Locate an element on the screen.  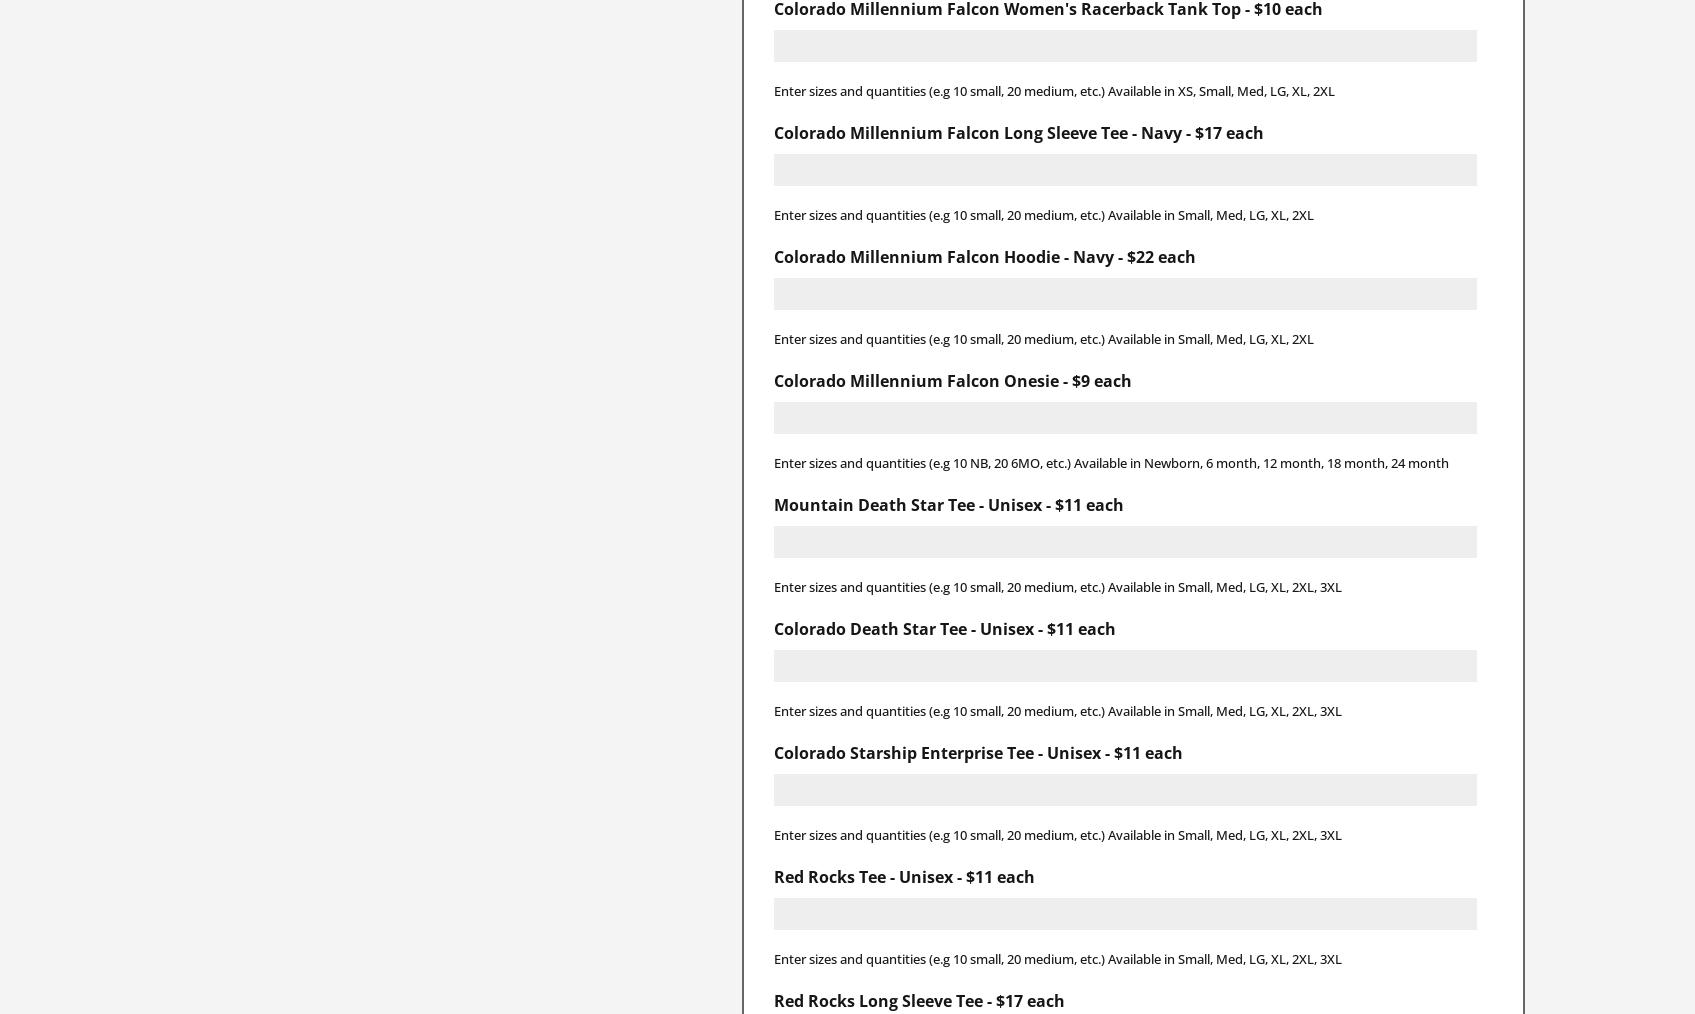
'Enter sizes and quantities (e.g 10 NB, 20 6MO, etc.)
Available in Newborn, 6 month, 12 month, 18 month, 24 month' is located at coordinates (1109, 461).